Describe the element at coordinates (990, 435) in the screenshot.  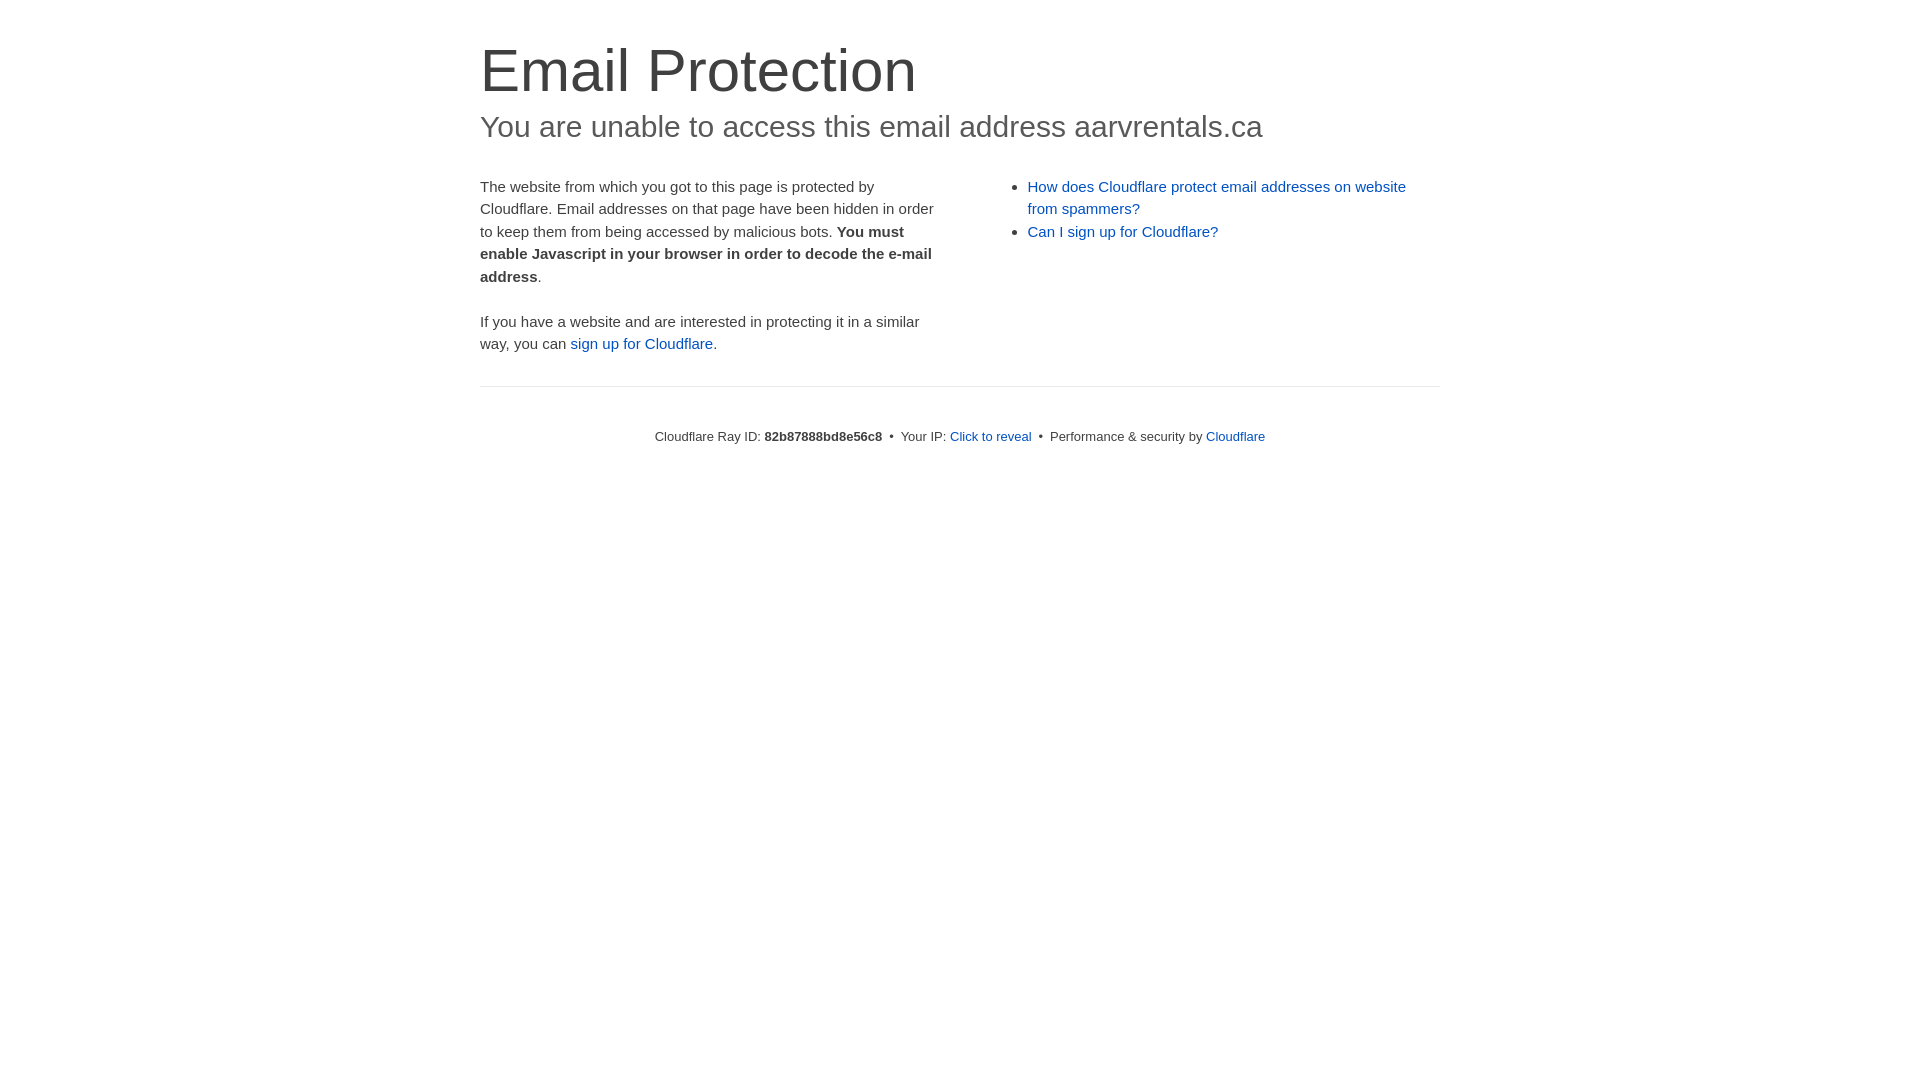
I see `'Click to reveal'` at that location.